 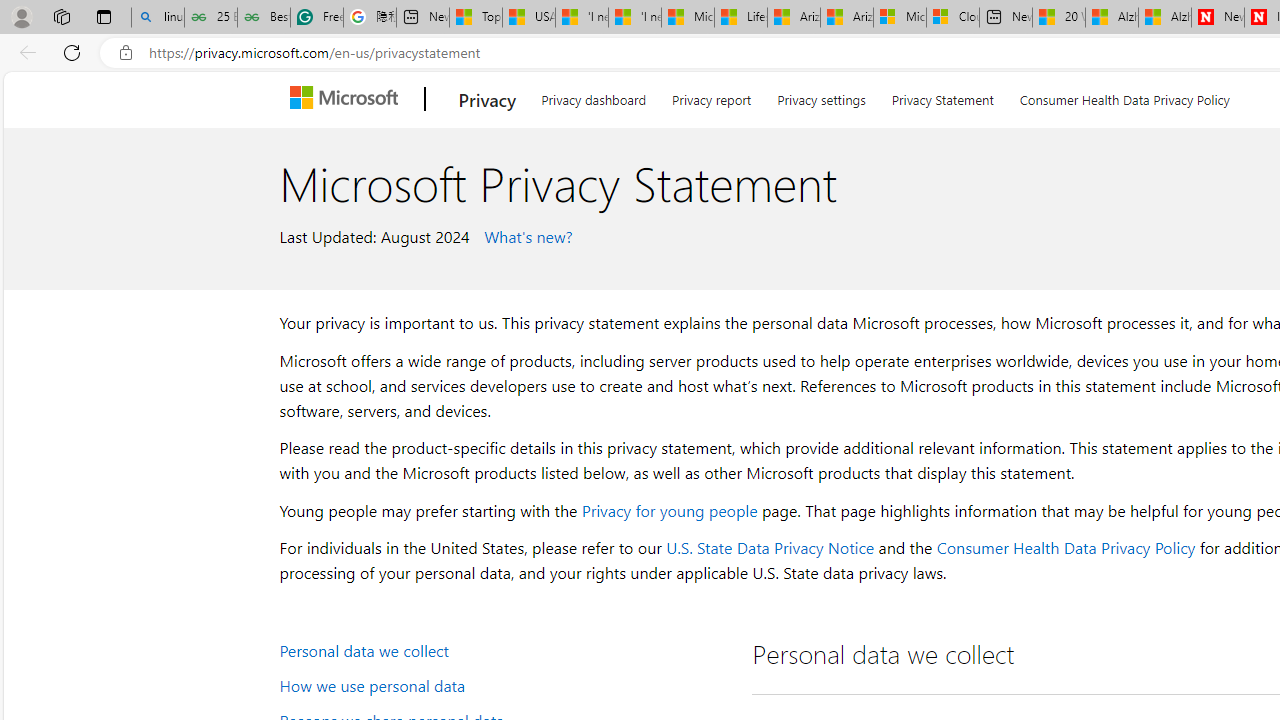 What do you see at coordinates (821, 96) in the screenshot?
I see `'Privacy settings'` at bounding box center [821, 96].